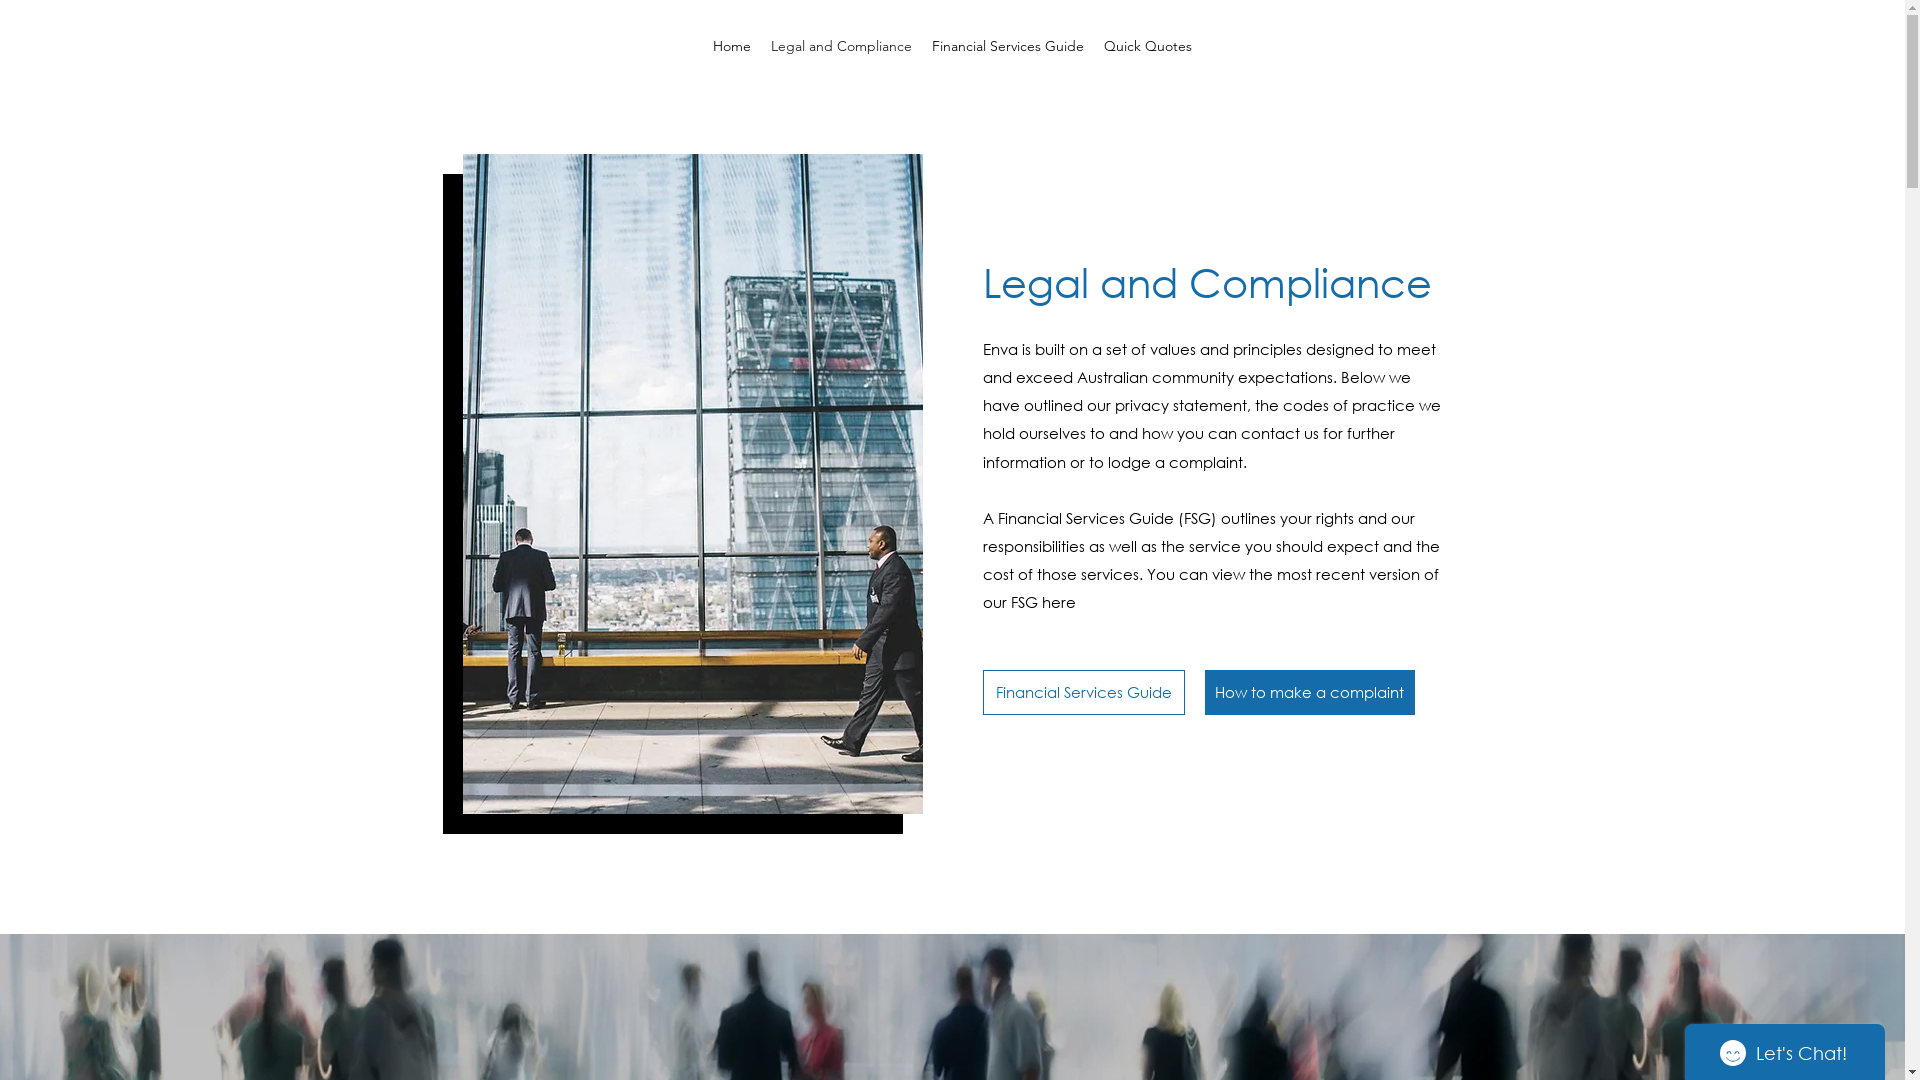 This screenshot has width=1920, height=1080. Describe the element at coordinates (1147, 45) in the screenshot. I see `'Quick Quotes'` at that location.